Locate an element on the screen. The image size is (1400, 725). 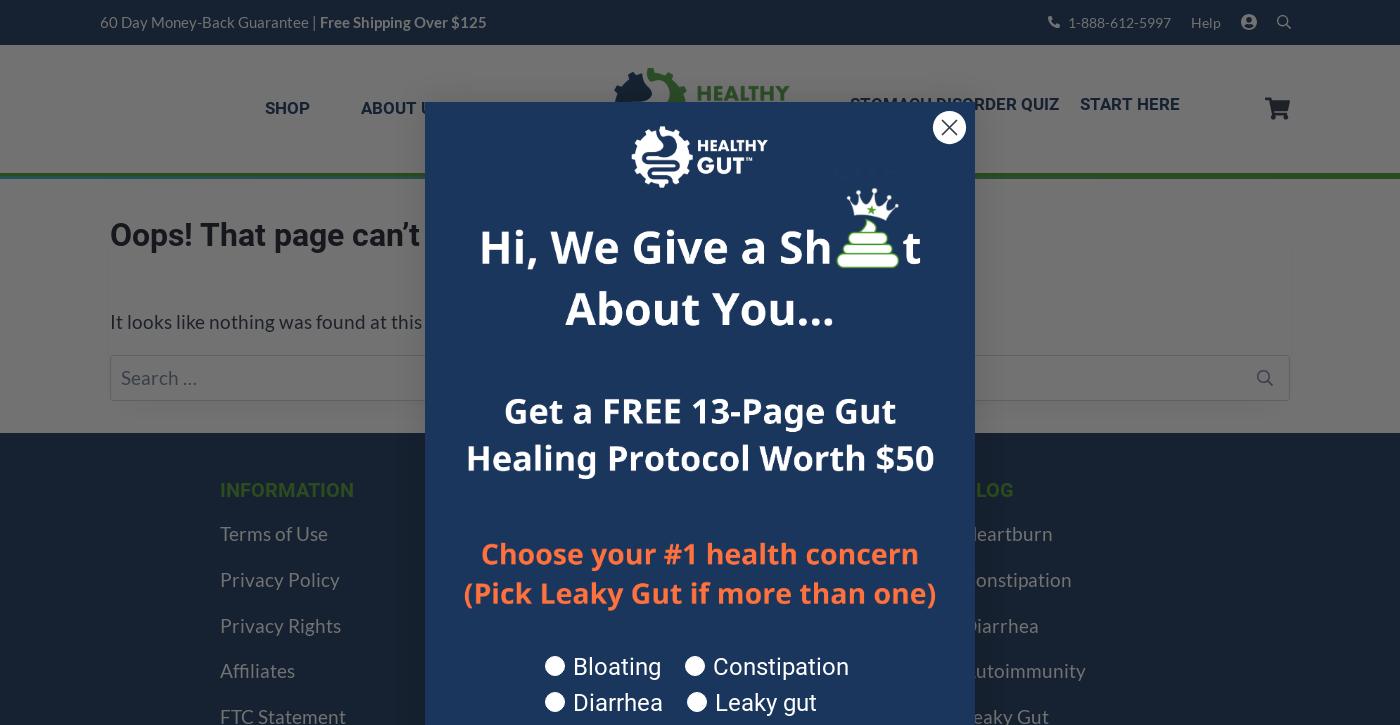
'Free Shipping Over $125' is located at coordinates (320, 21).